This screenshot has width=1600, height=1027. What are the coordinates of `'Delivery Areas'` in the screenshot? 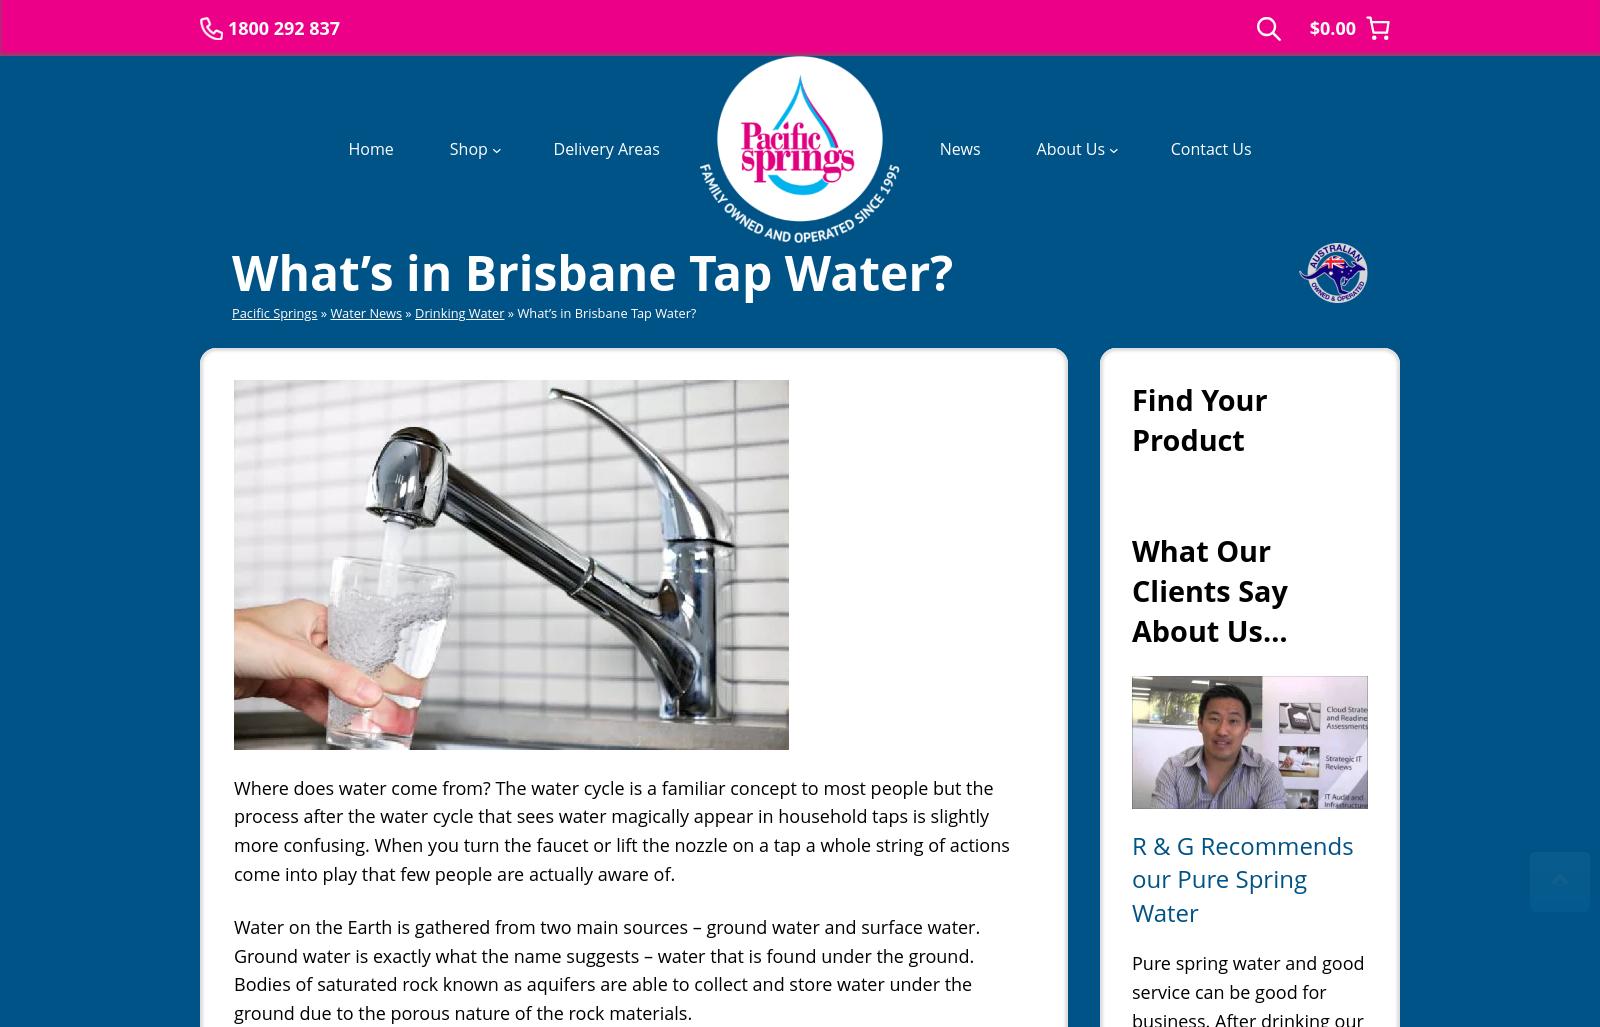 It's located at (606, 147).